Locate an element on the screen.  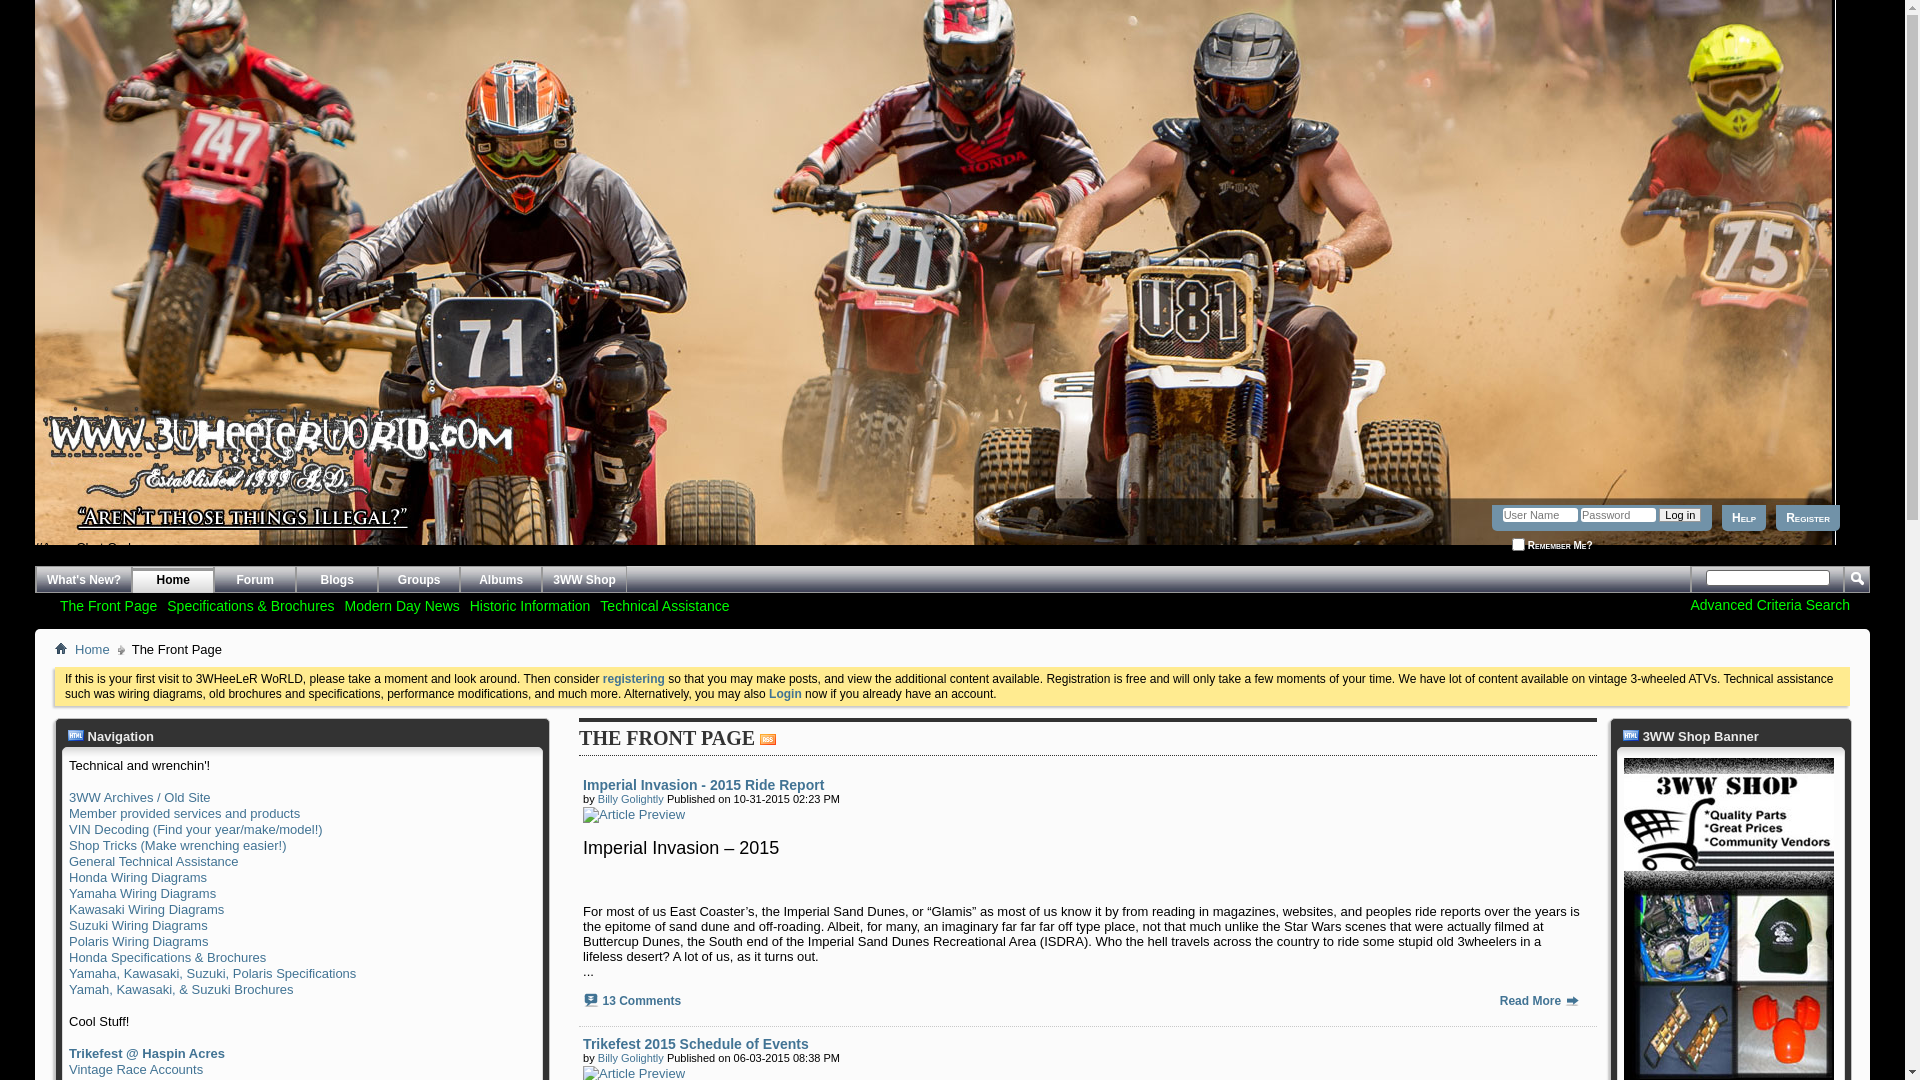
'Honda Wiring Diagrams' is located at coordinates (137, 876).